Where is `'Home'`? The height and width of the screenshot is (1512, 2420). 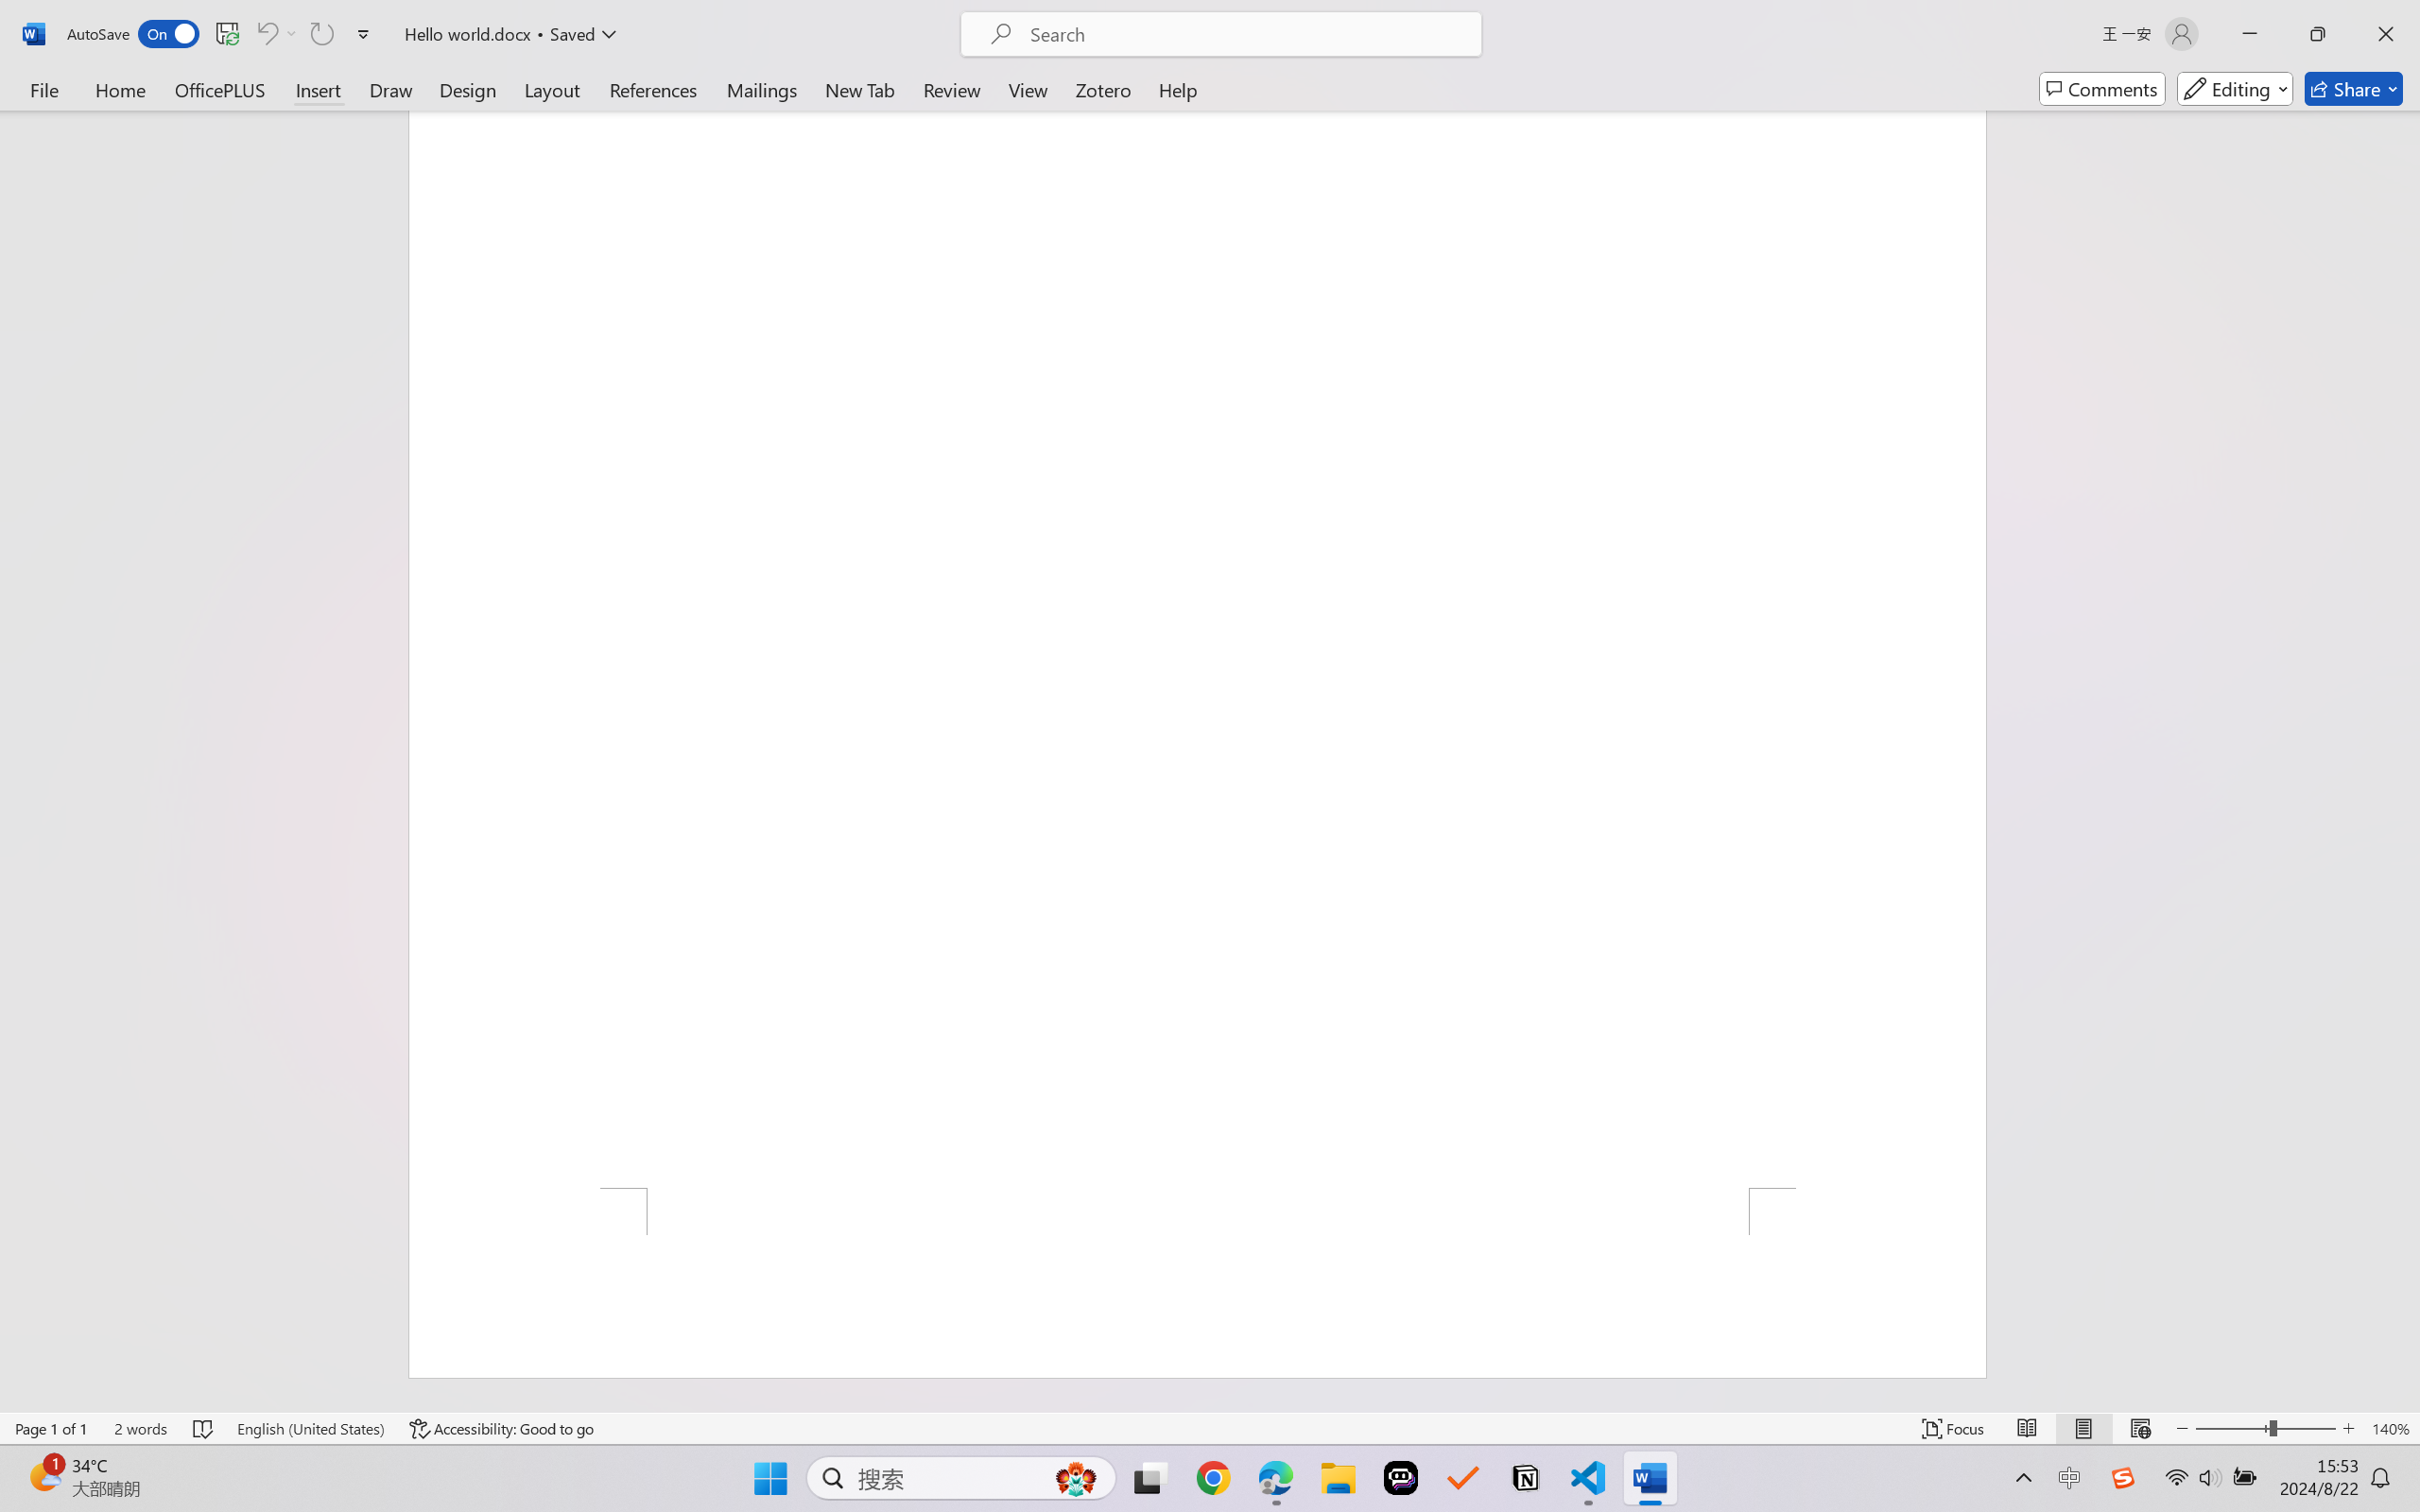 'Home' is located at coordinates (121, 88).